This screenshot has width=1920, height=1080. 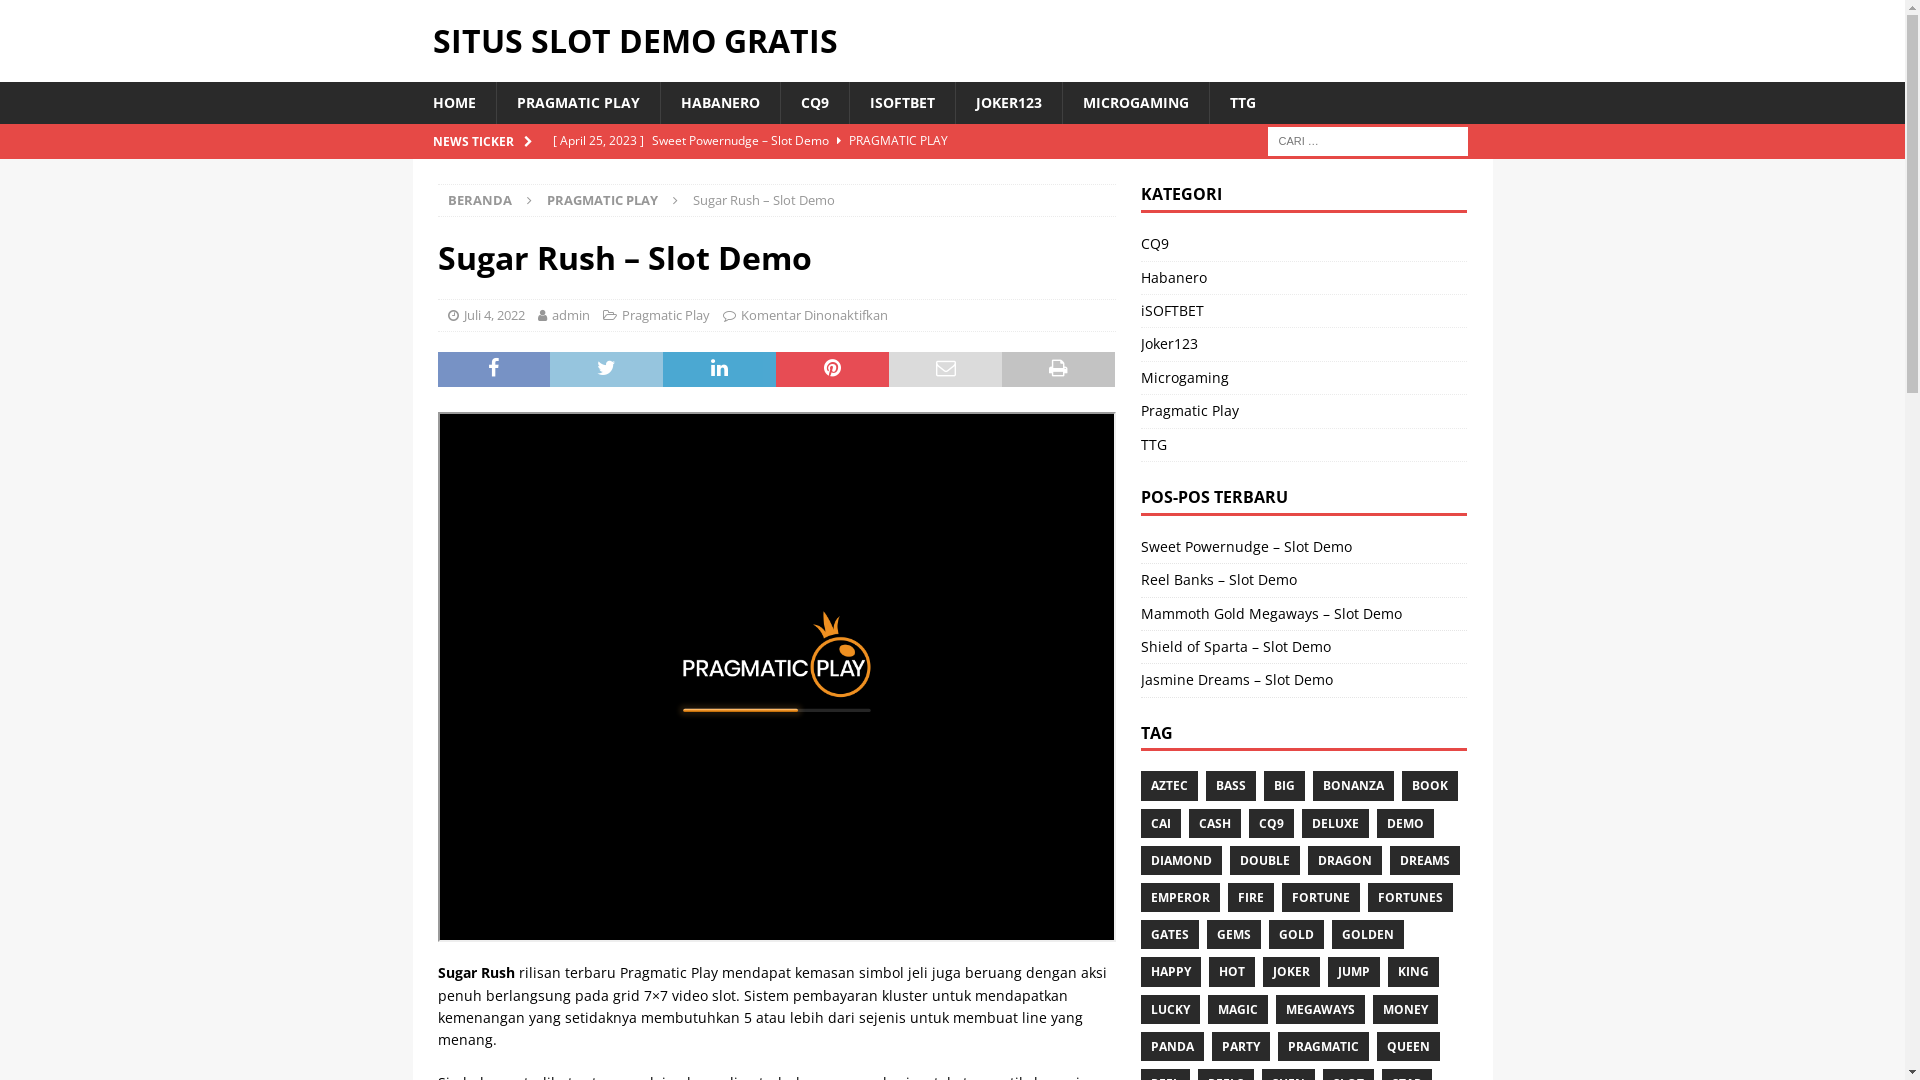 I want to click on 'PARTY', so click(x=1240, y=1045).